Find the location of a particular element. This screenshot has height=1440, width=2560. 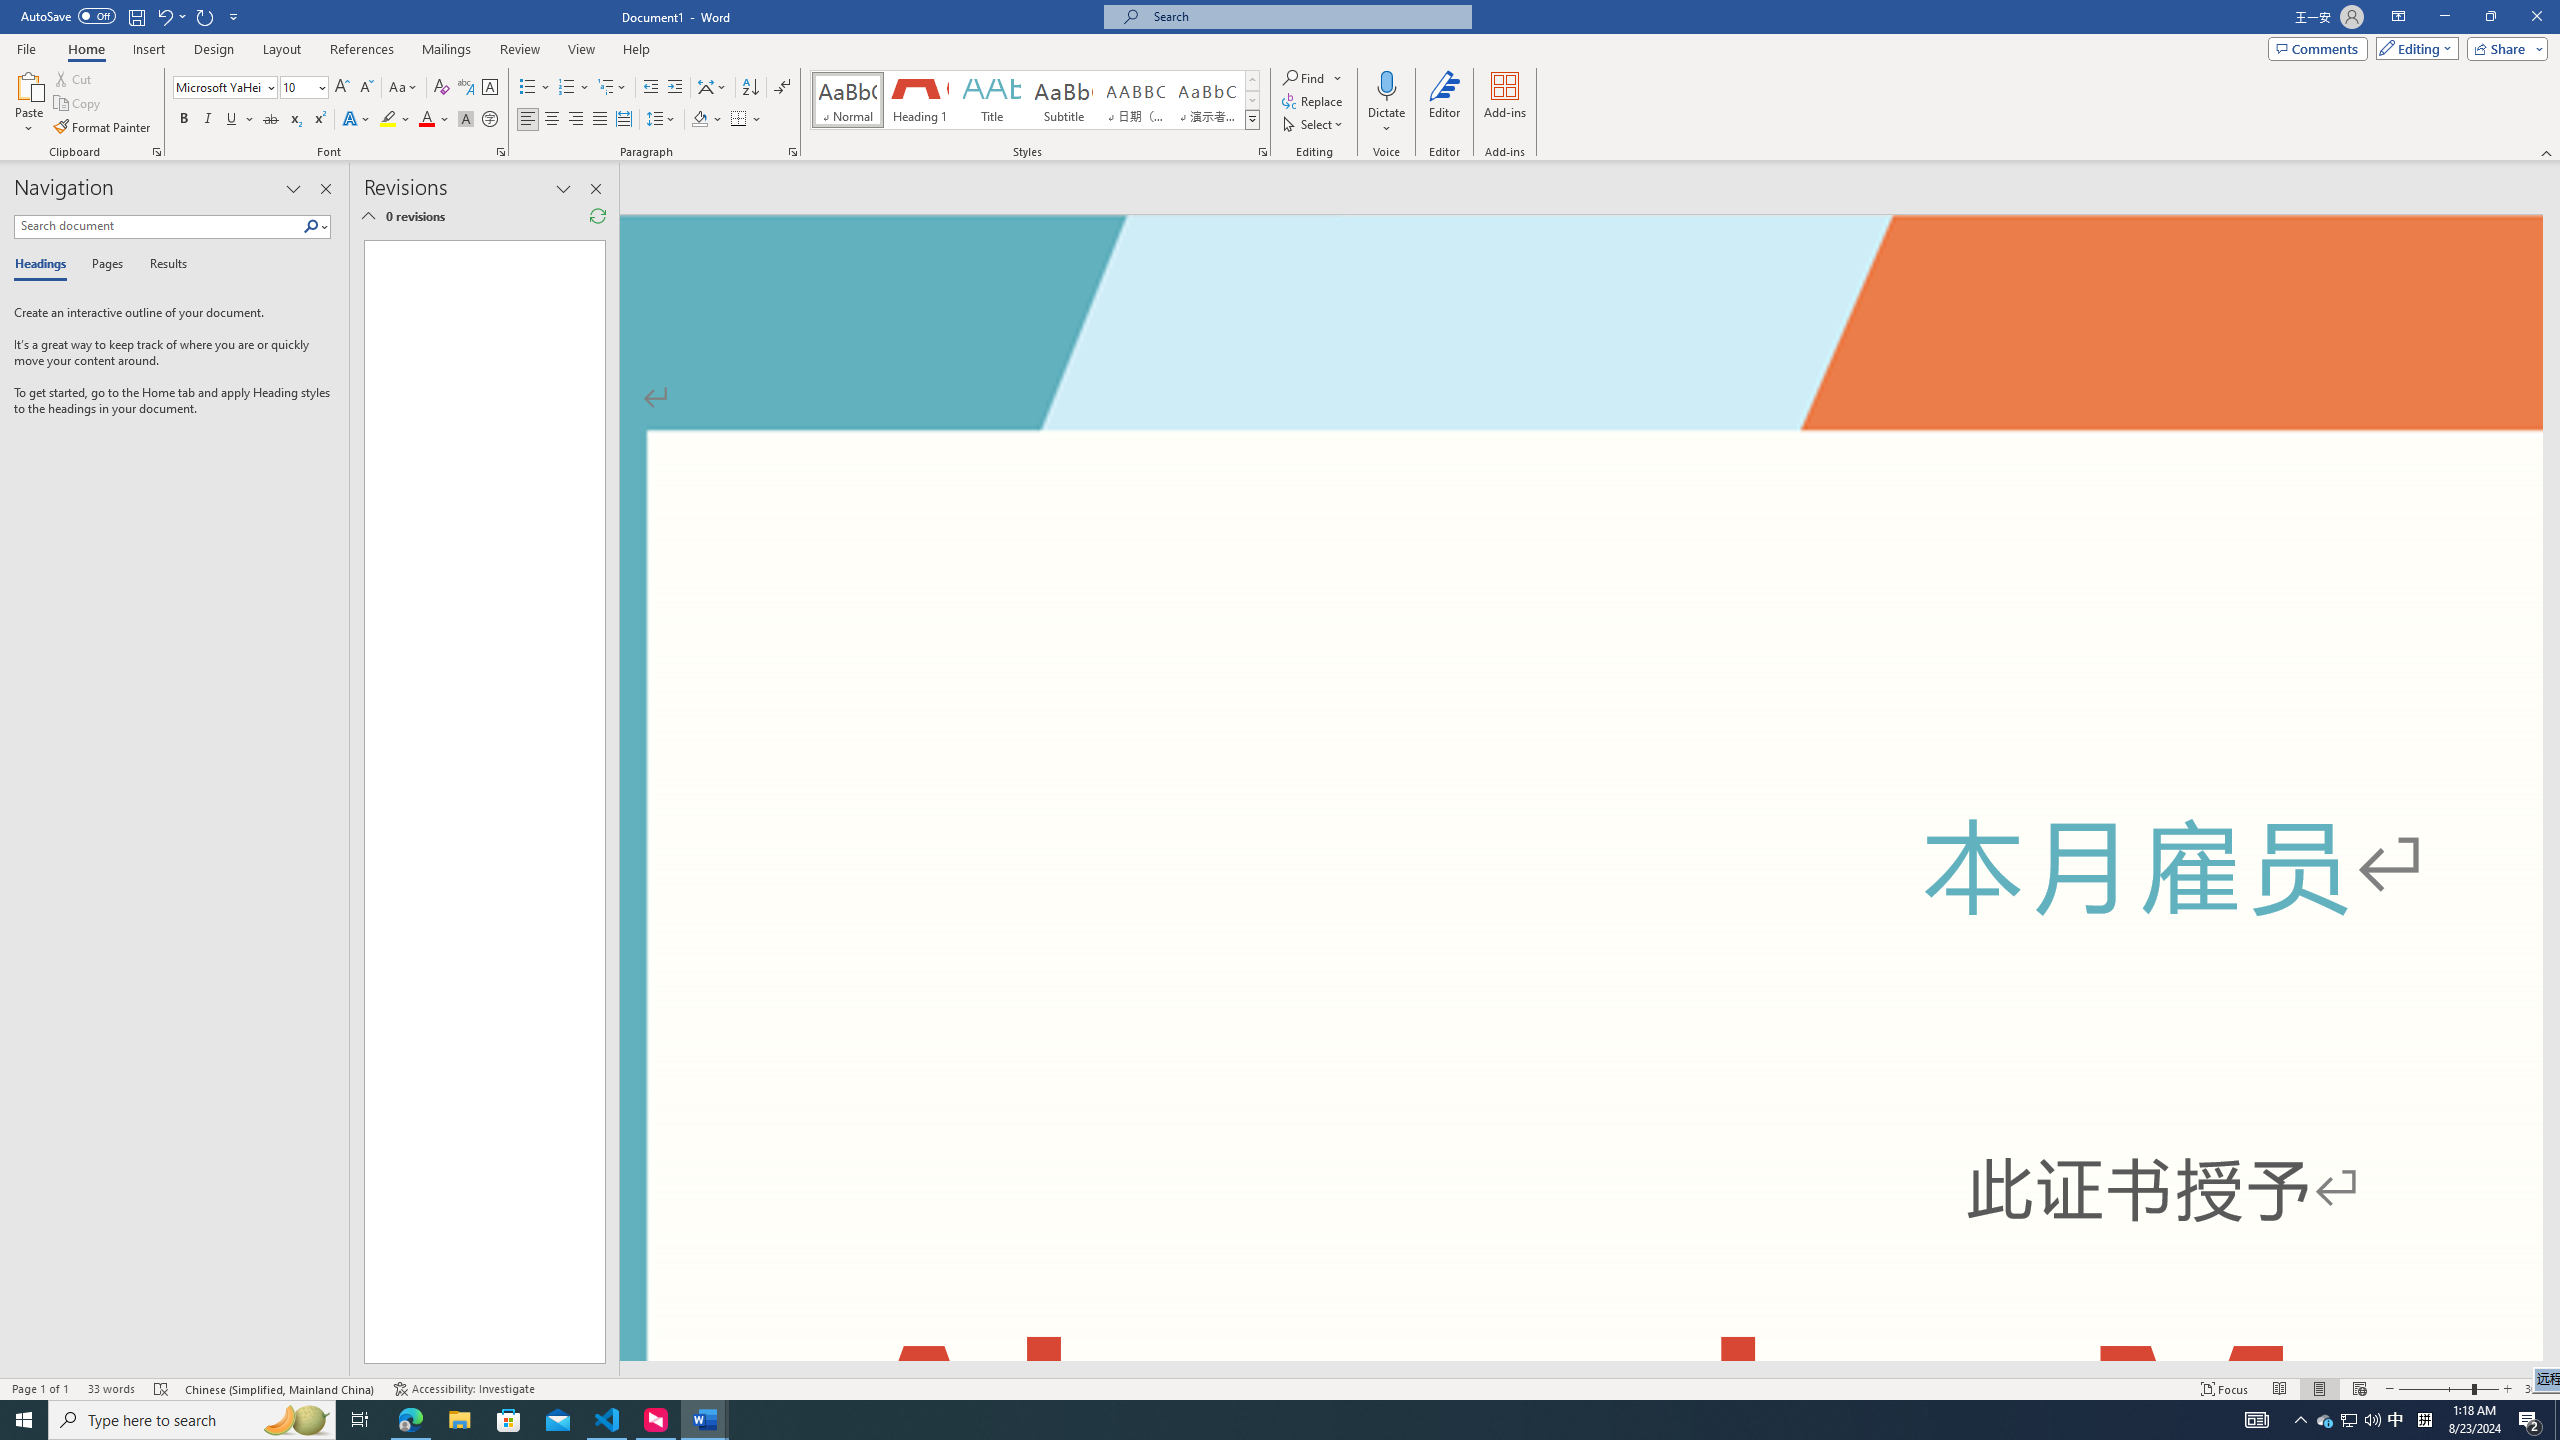

'Page Number Page 1 of 1' is located at coordinates (40, 1389).